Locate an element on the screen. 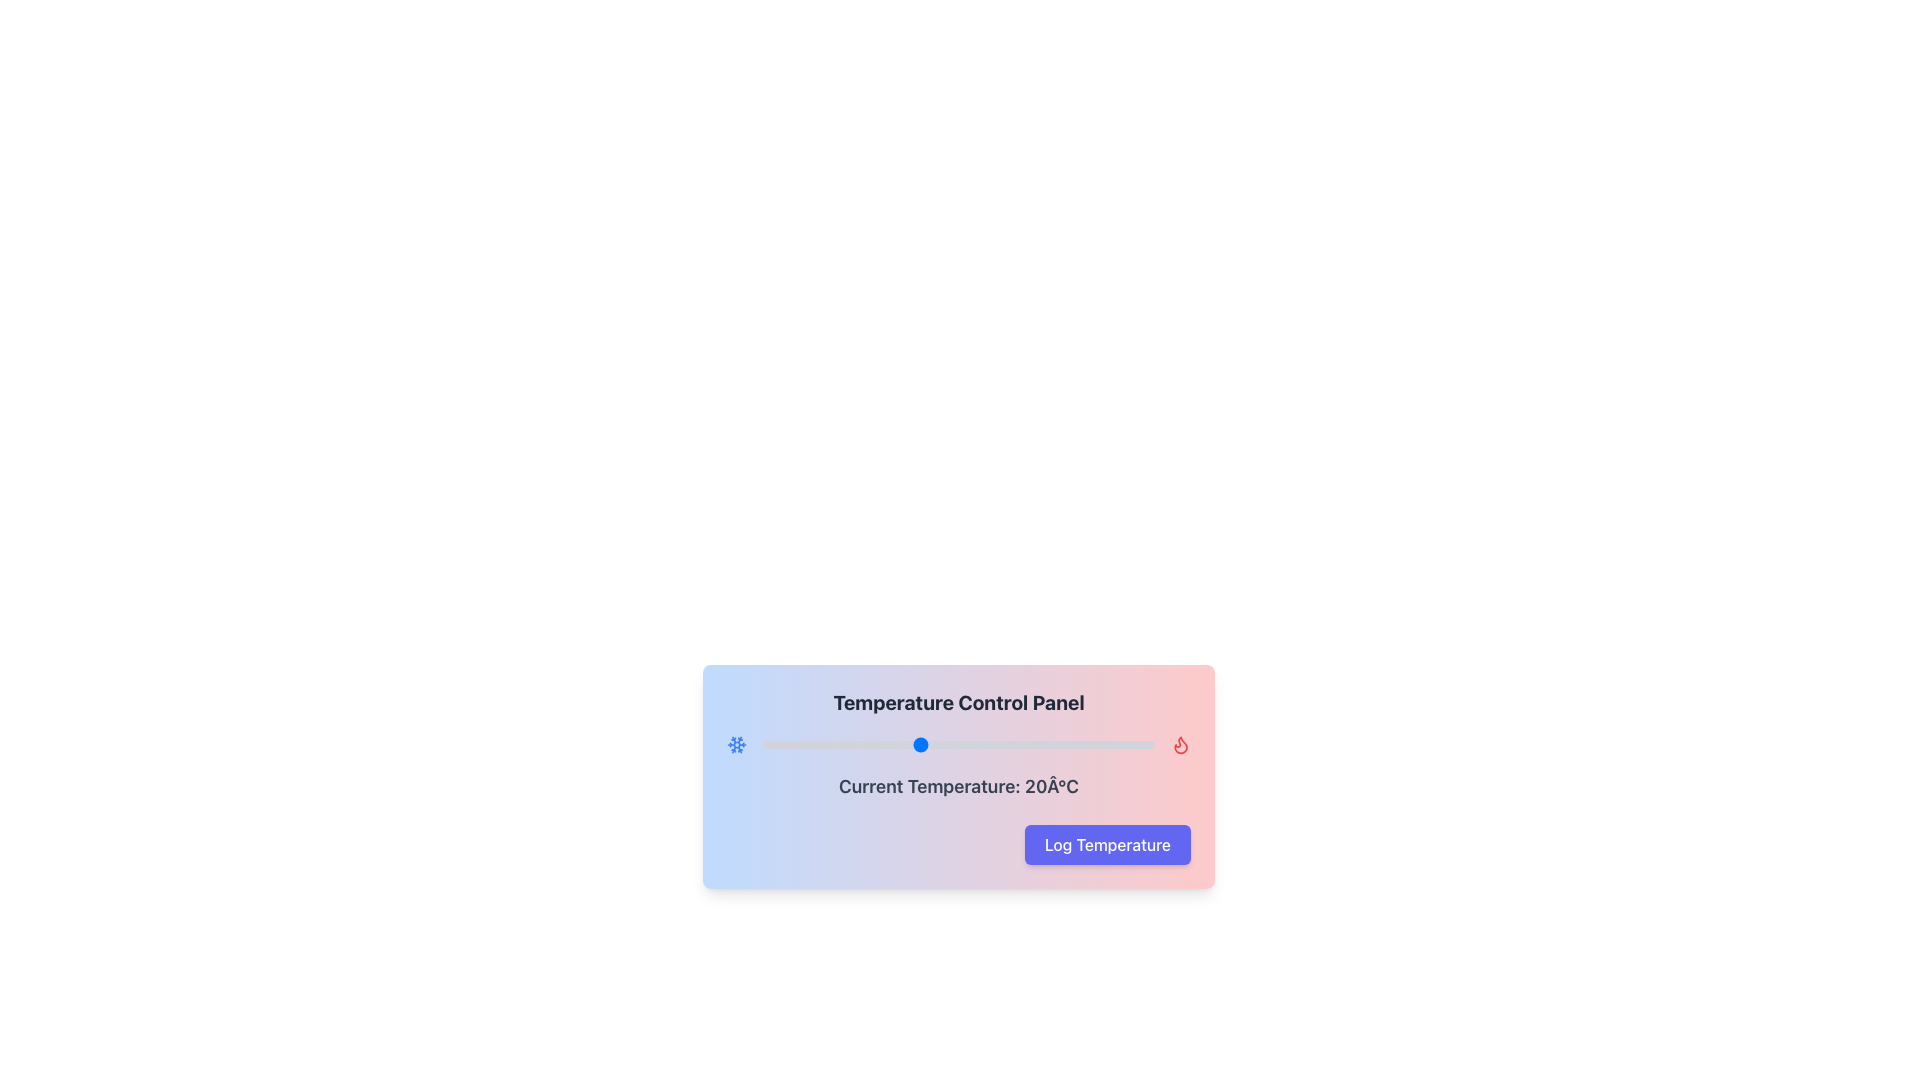  the temperature slider is located at coordinates (793, 744).